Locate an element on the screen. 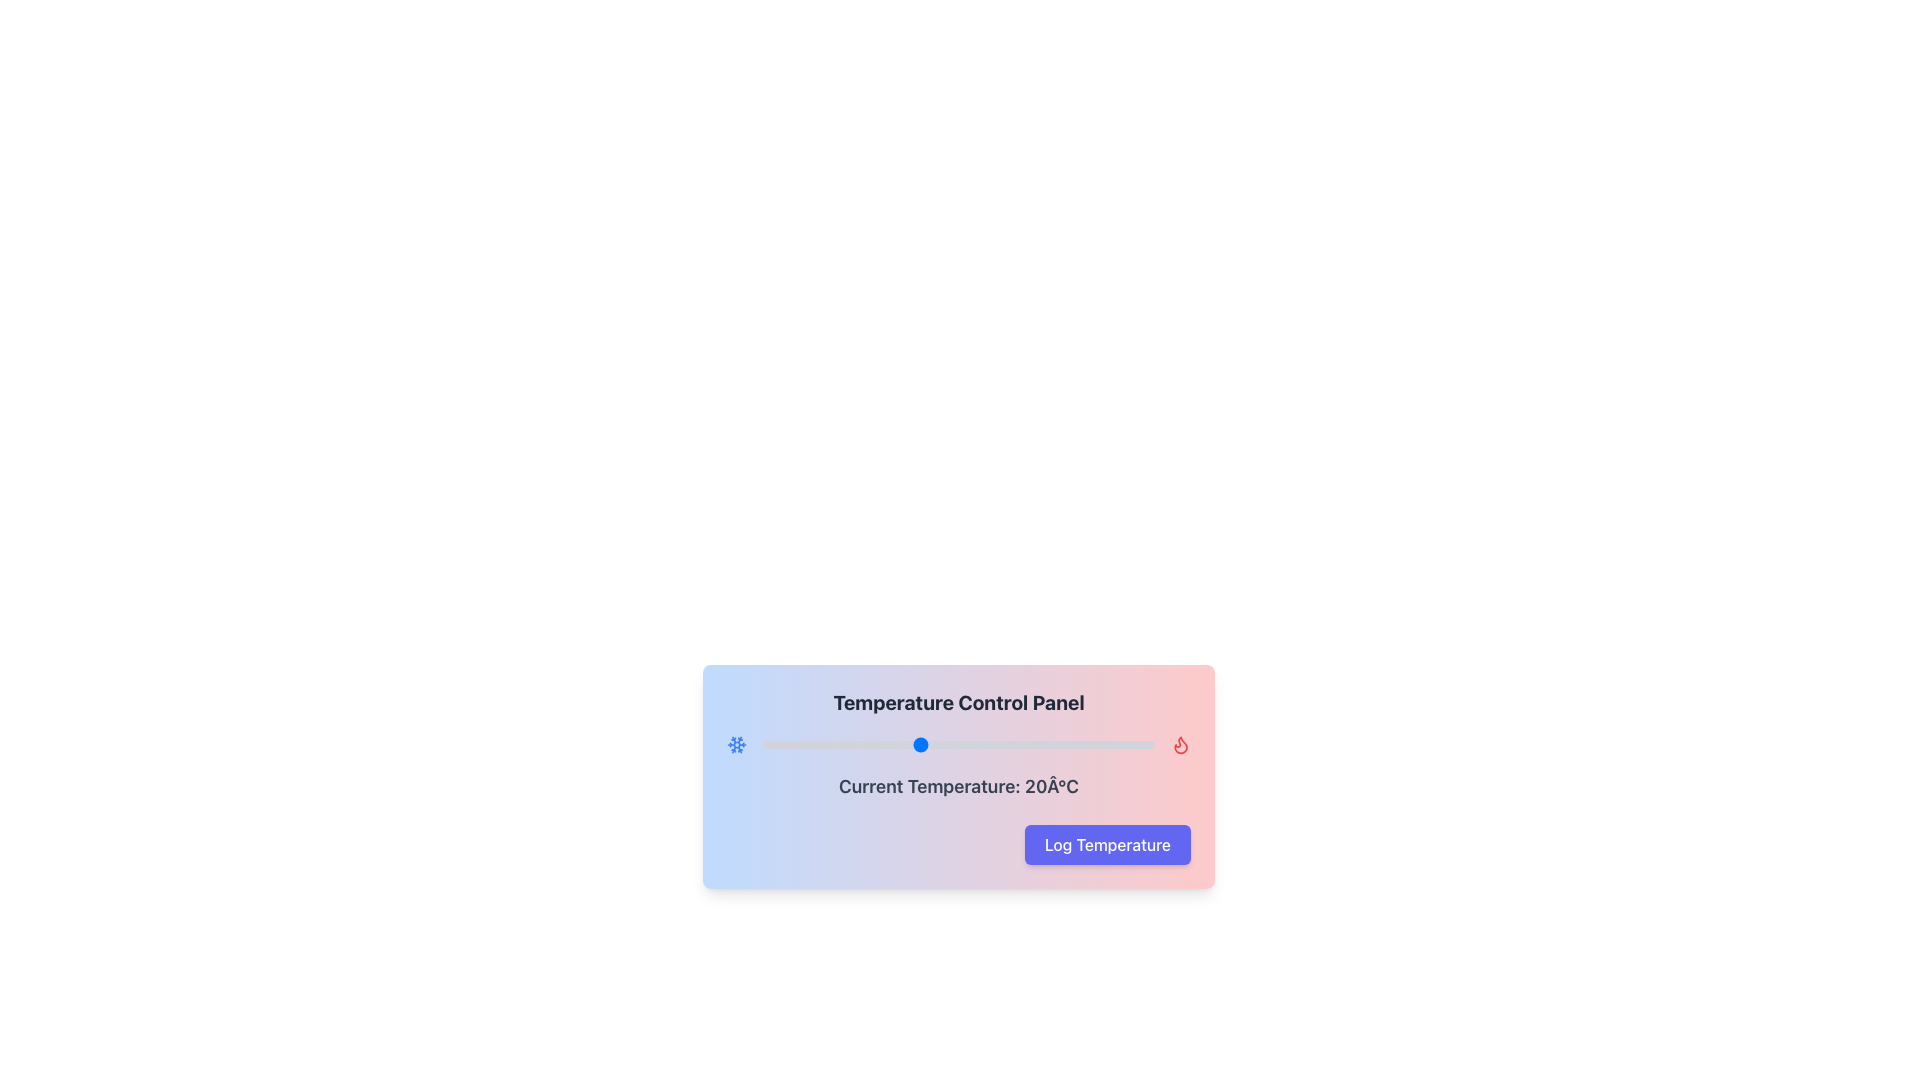  the temperature slider is located at coordinates (793, 744).